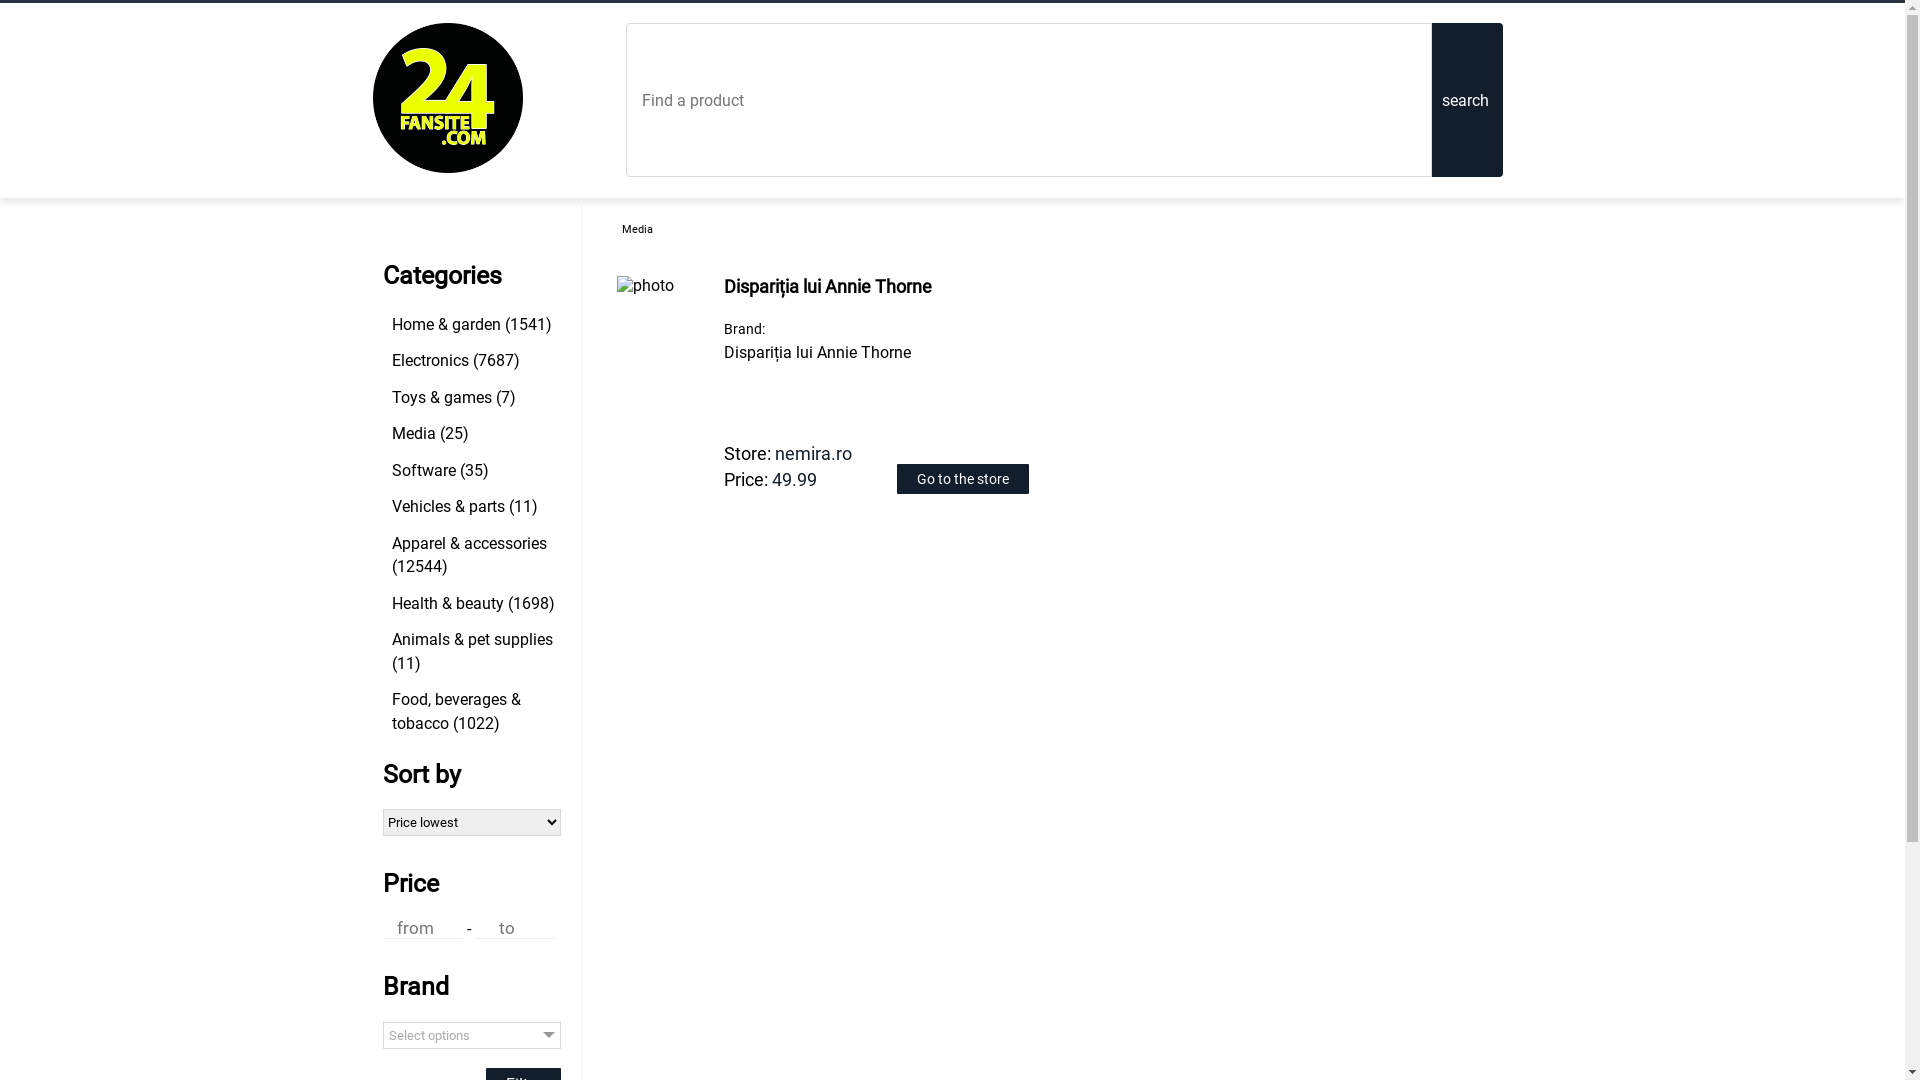 This screenshot has width=1920, height=1080. I want to click on 'Home & garden (1541)', so click(473, 323).